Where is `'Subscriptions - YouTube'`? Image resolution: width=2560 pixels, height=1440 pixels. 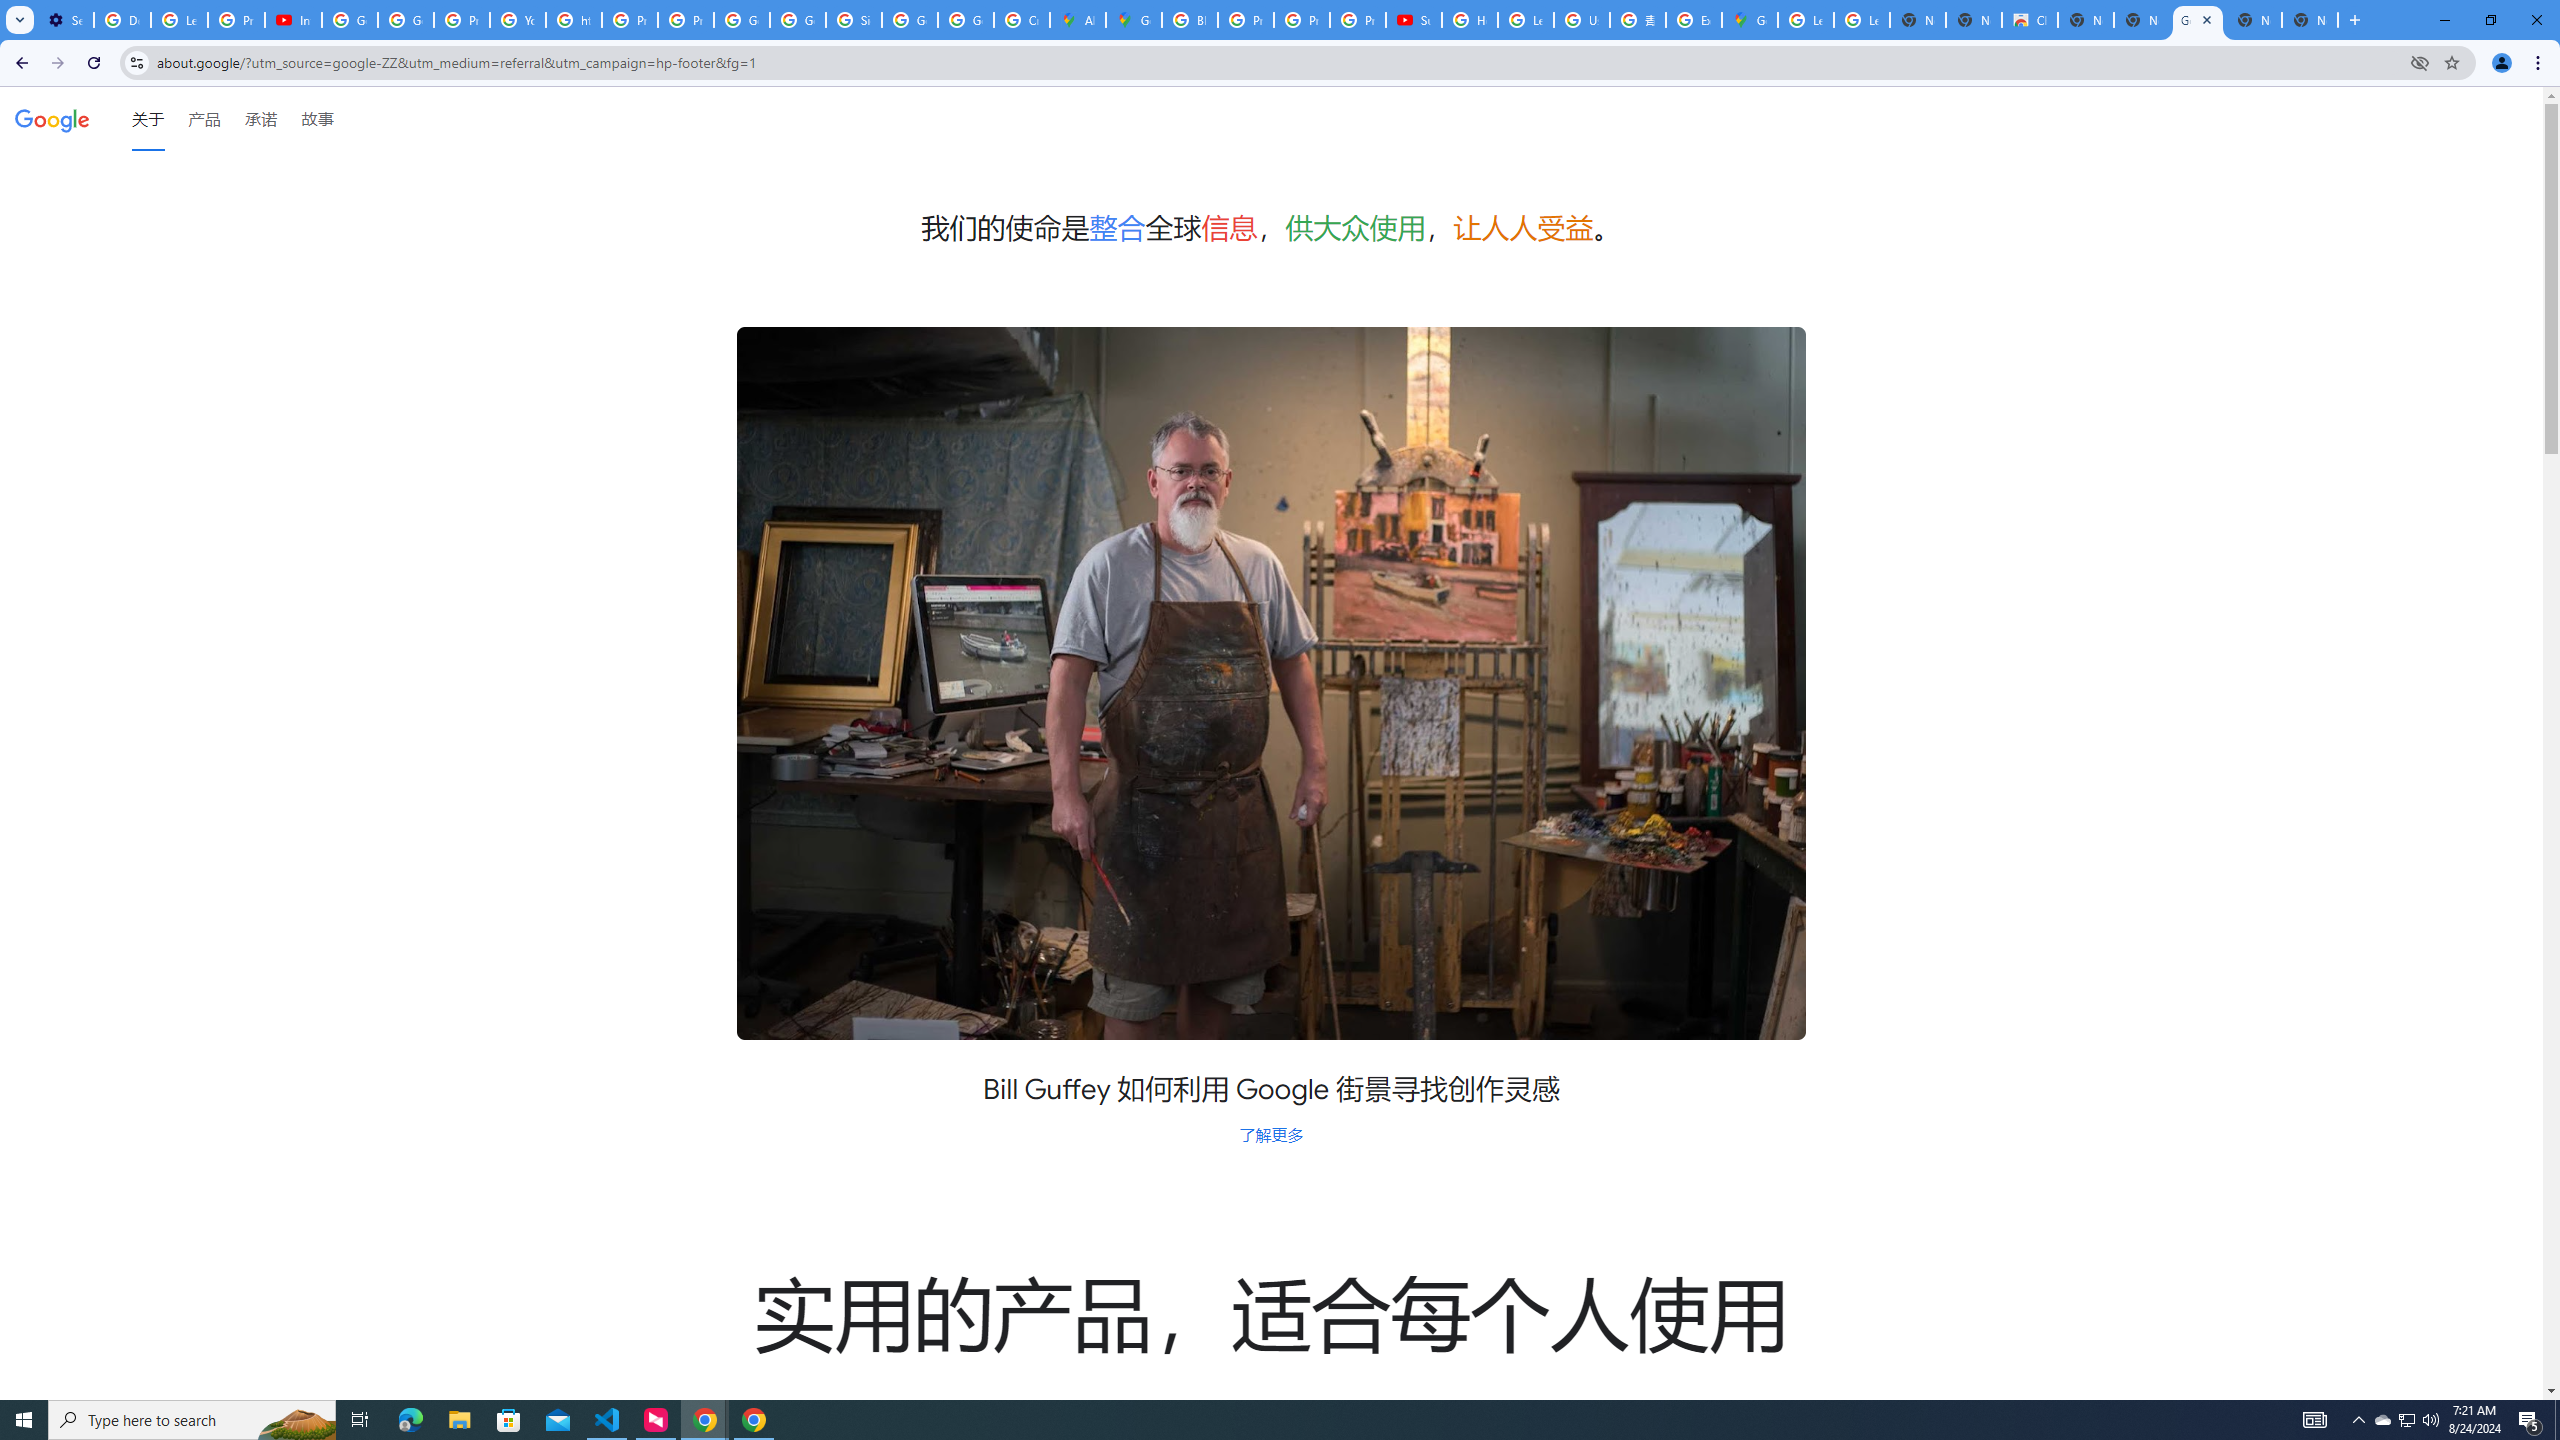 'Subscriptions - YouTube' is located at coordinates (1414, 19).